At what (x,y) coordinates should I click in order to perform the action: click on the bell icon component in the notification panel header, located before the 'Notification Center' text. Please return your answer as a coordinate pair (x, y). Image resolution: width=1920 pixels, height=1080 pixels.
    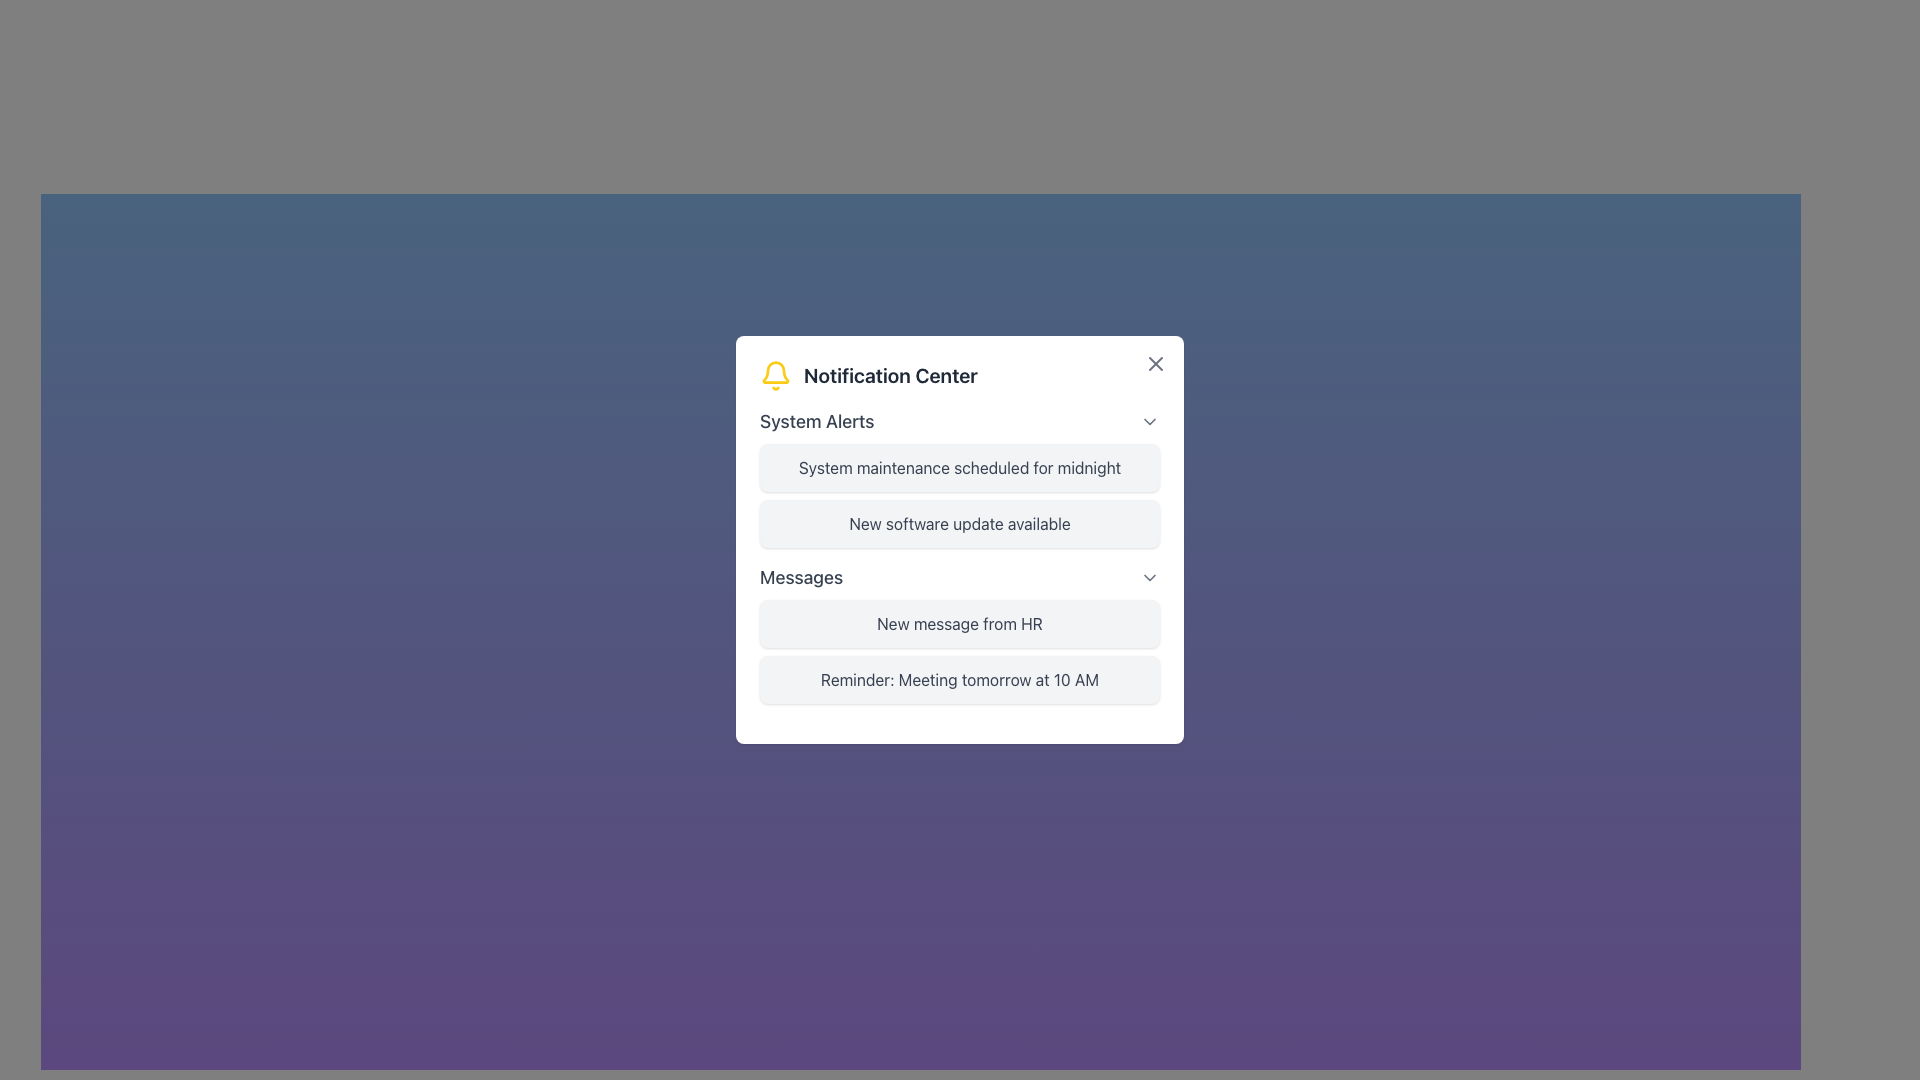
    Looking at the image, I should click on (775, 372).